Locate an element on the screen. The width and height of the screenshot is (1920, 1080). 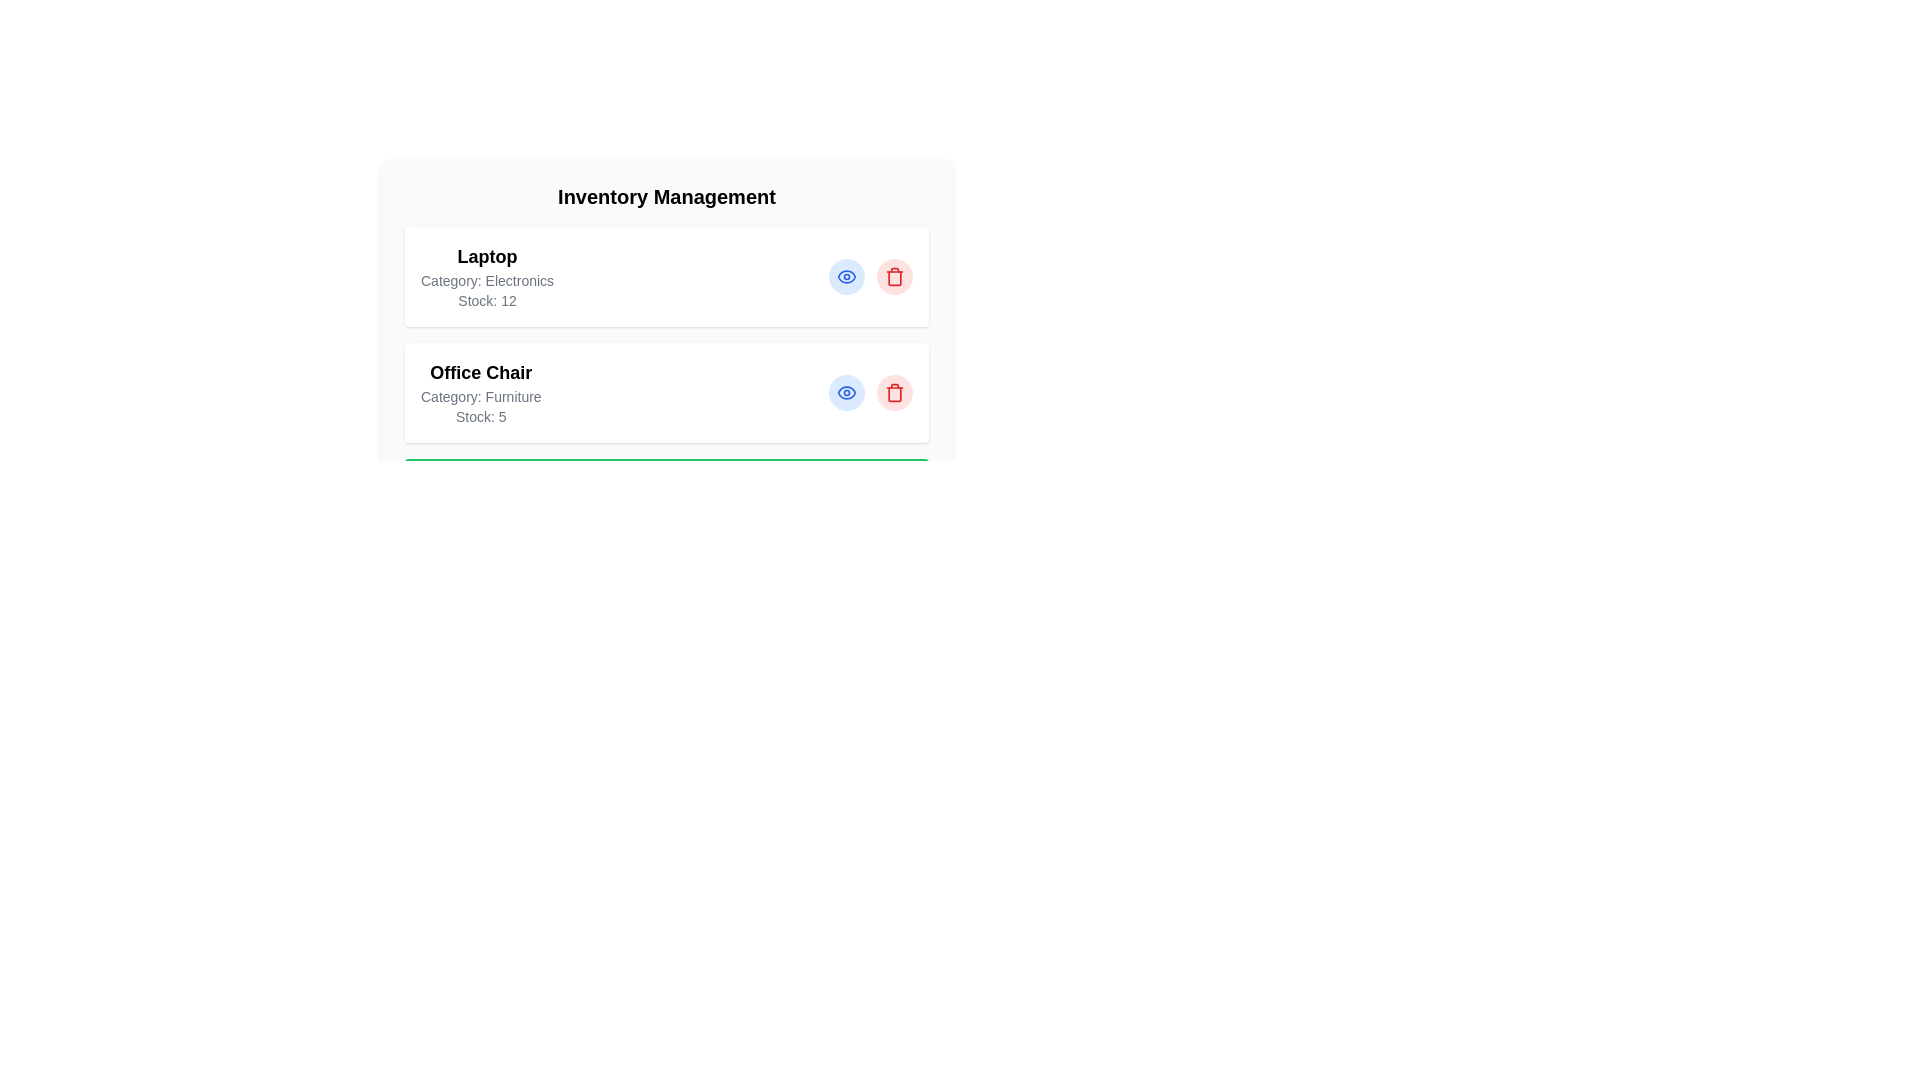
the text Office Chair within the component is located at coordinates (481, 373).